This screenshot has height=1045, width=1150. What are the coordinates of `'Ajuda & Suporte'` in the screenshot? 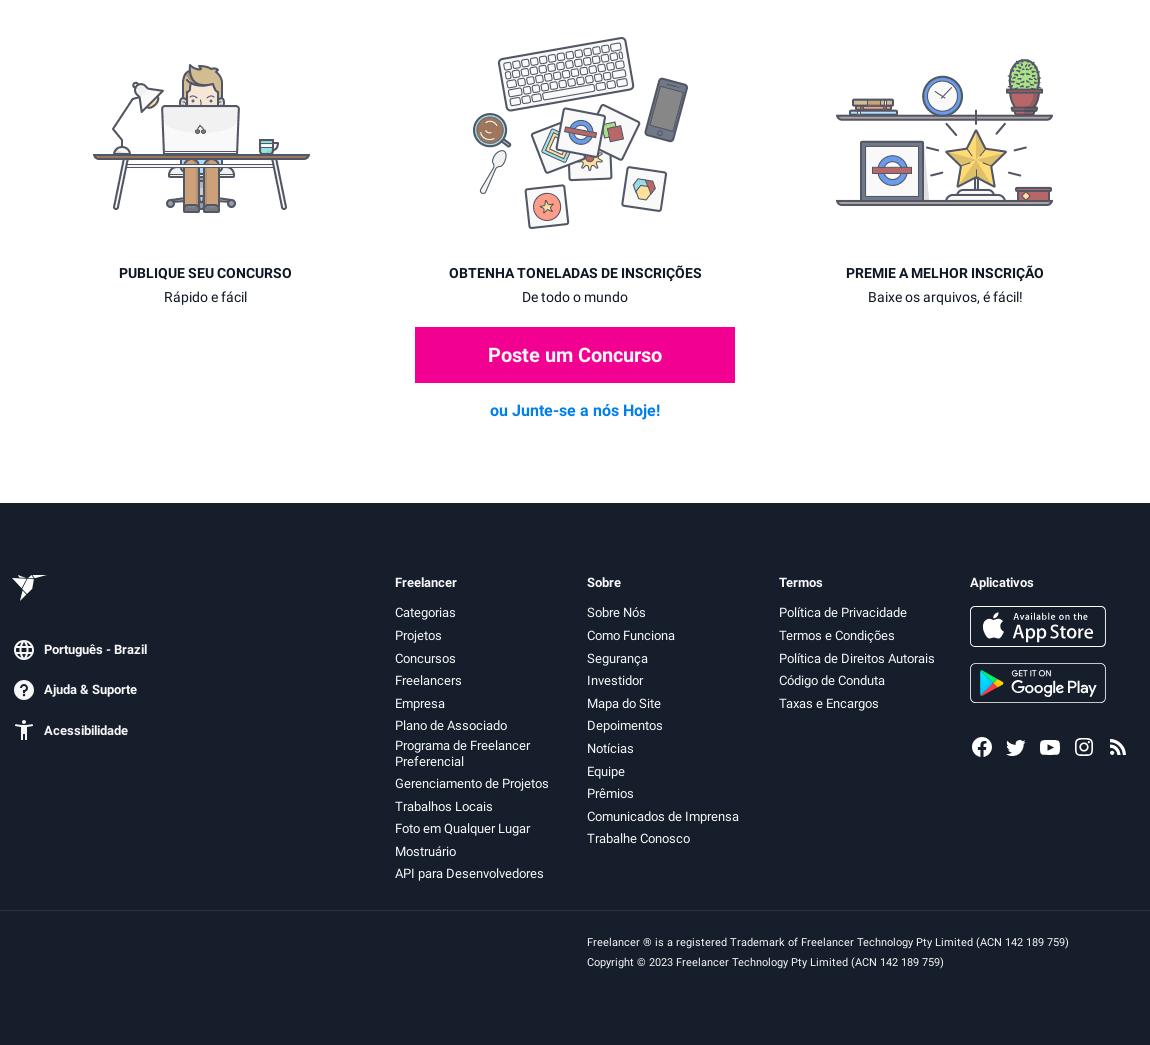 It's located at (89, 689).